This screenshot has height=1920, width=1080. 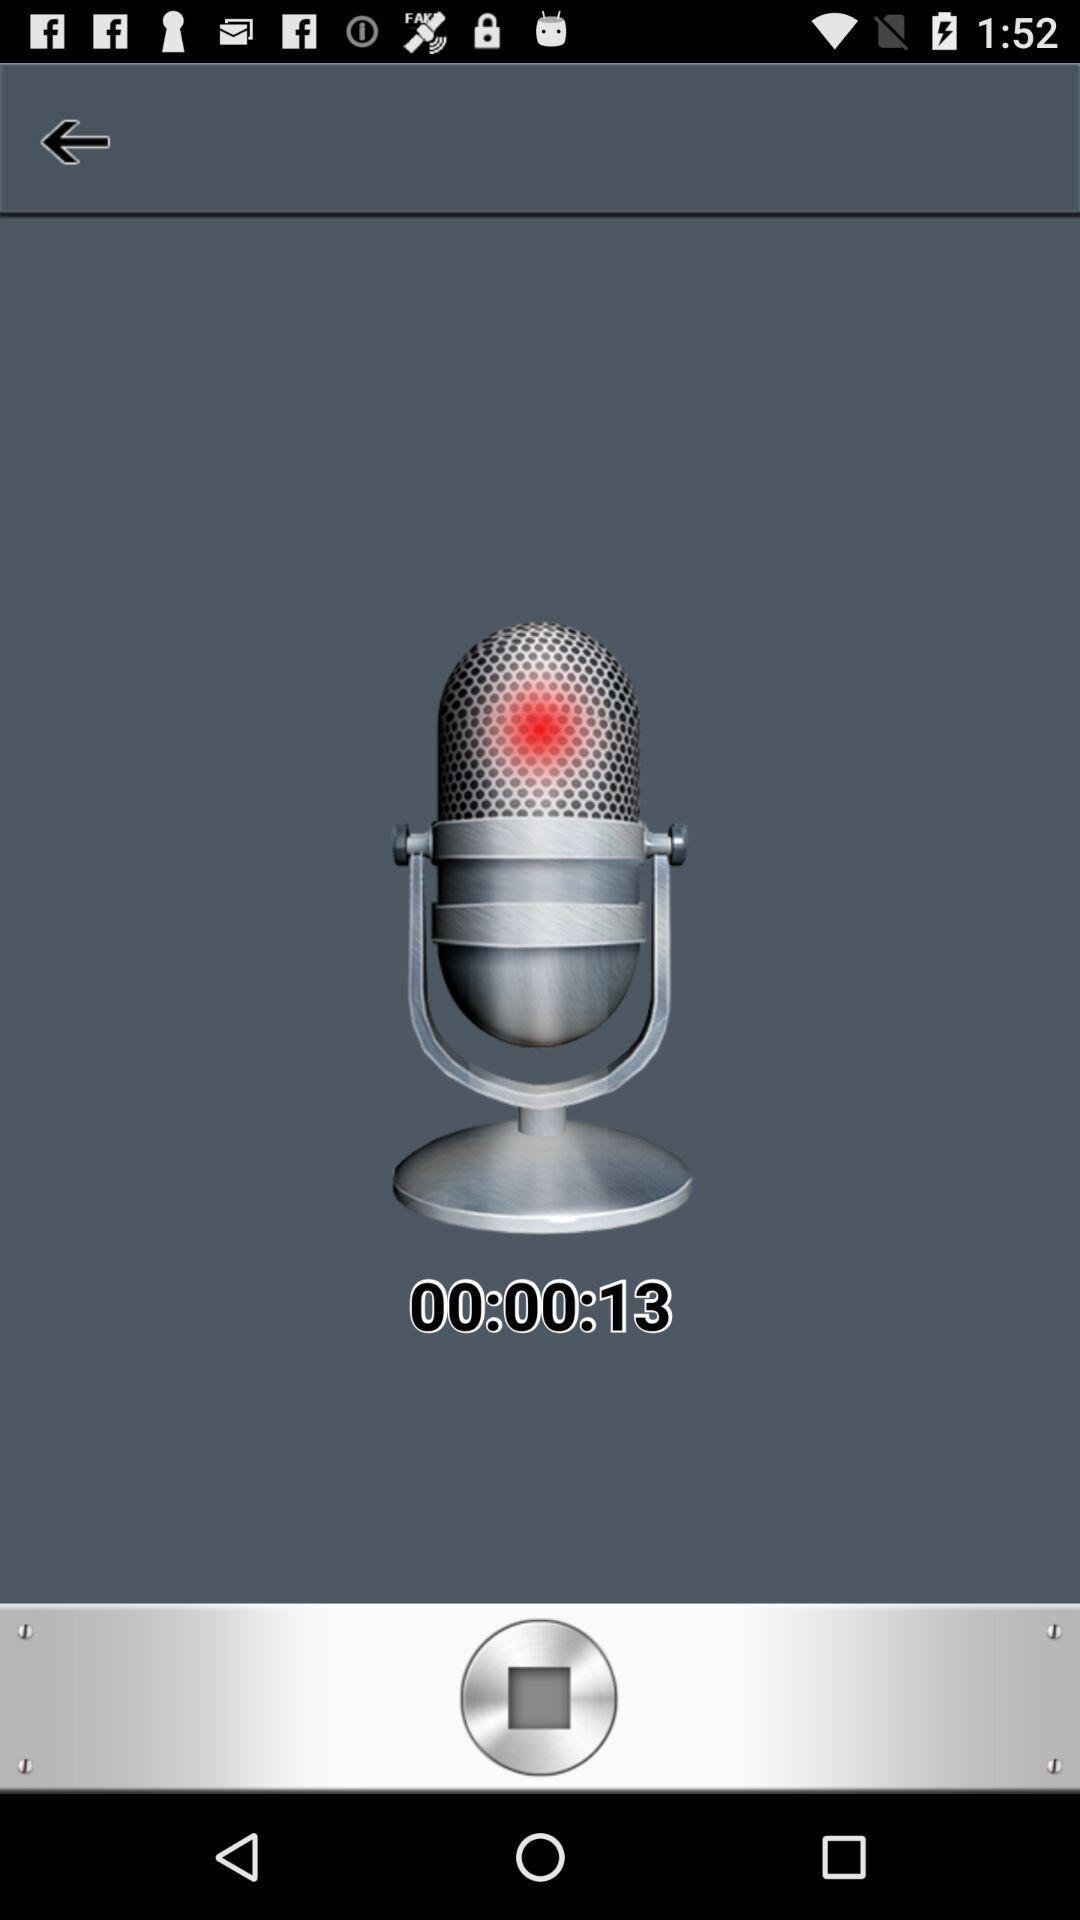 What do you see at coordinates (538, 1697) in the screenshot?
I see `stop recording` at bounding box center [538, 1697].